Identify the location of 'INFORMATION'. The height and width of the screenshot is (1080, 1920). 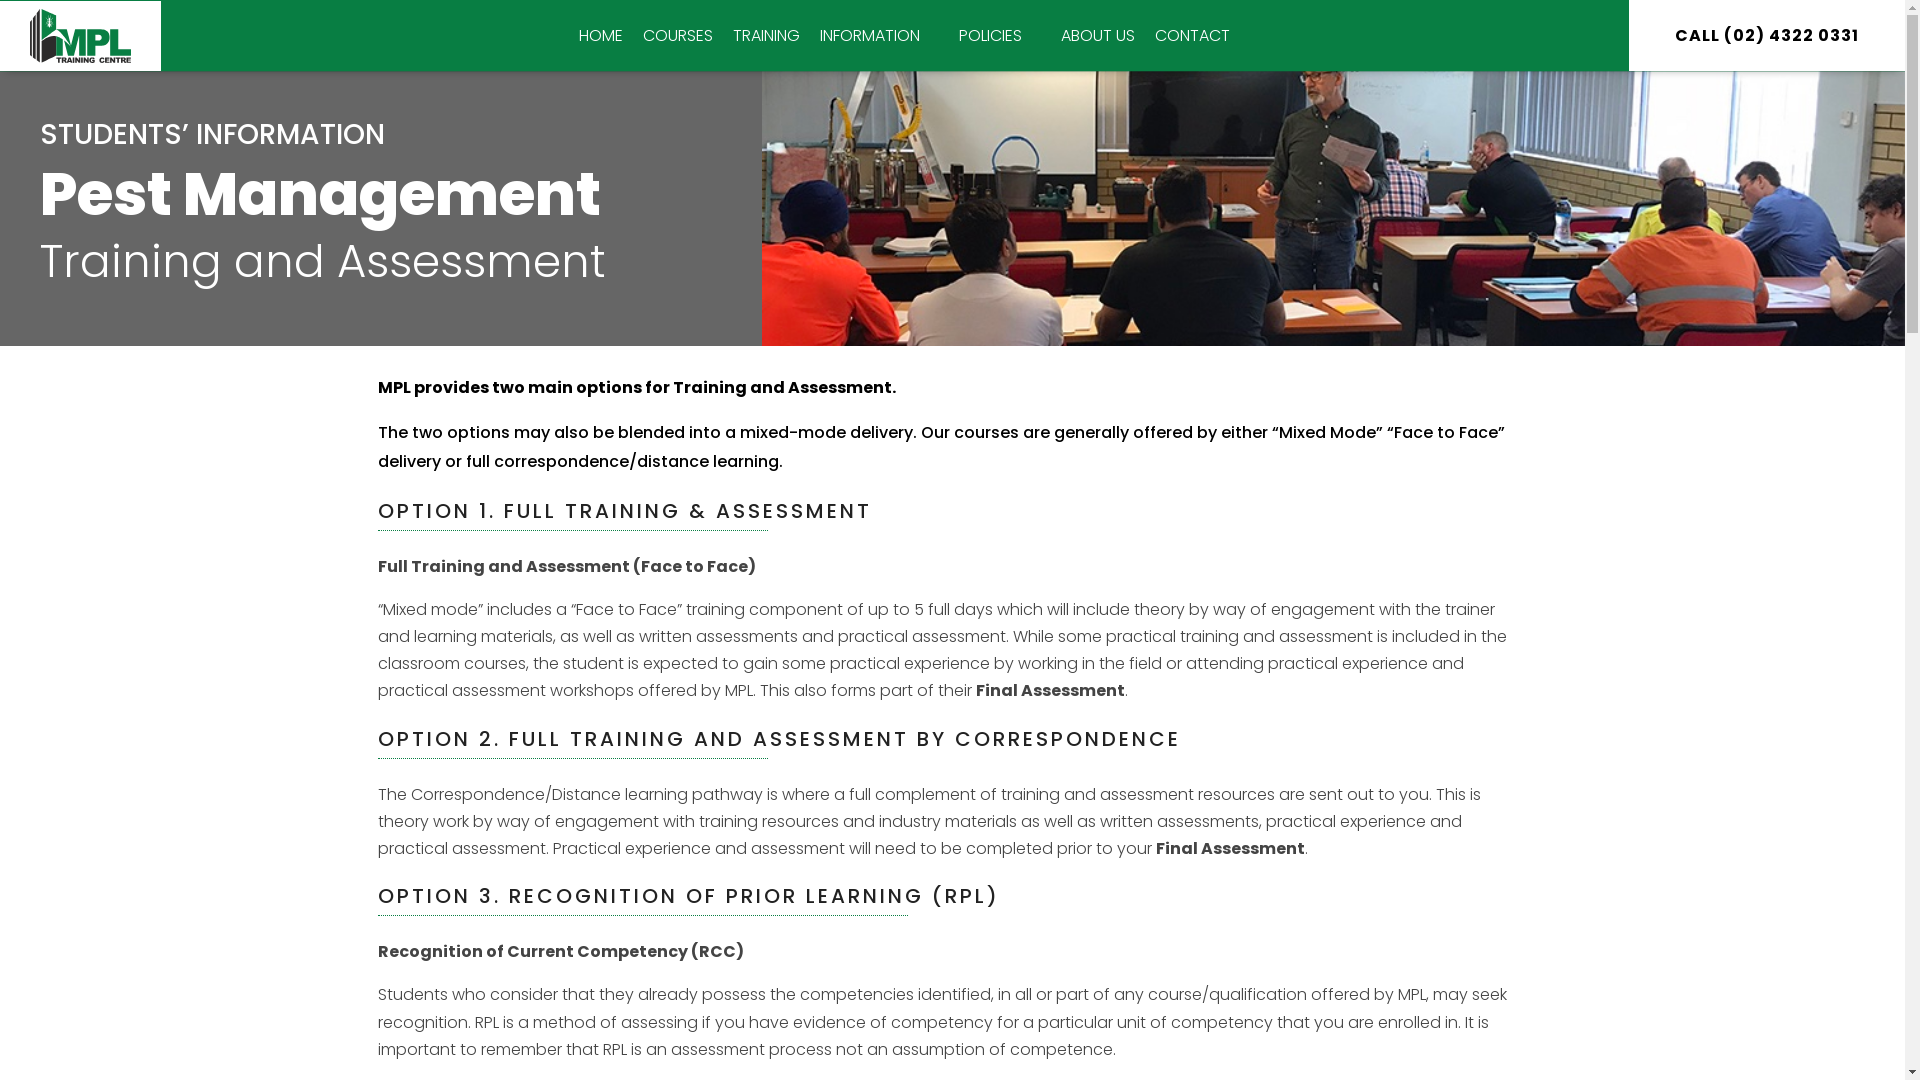
(810, 35).